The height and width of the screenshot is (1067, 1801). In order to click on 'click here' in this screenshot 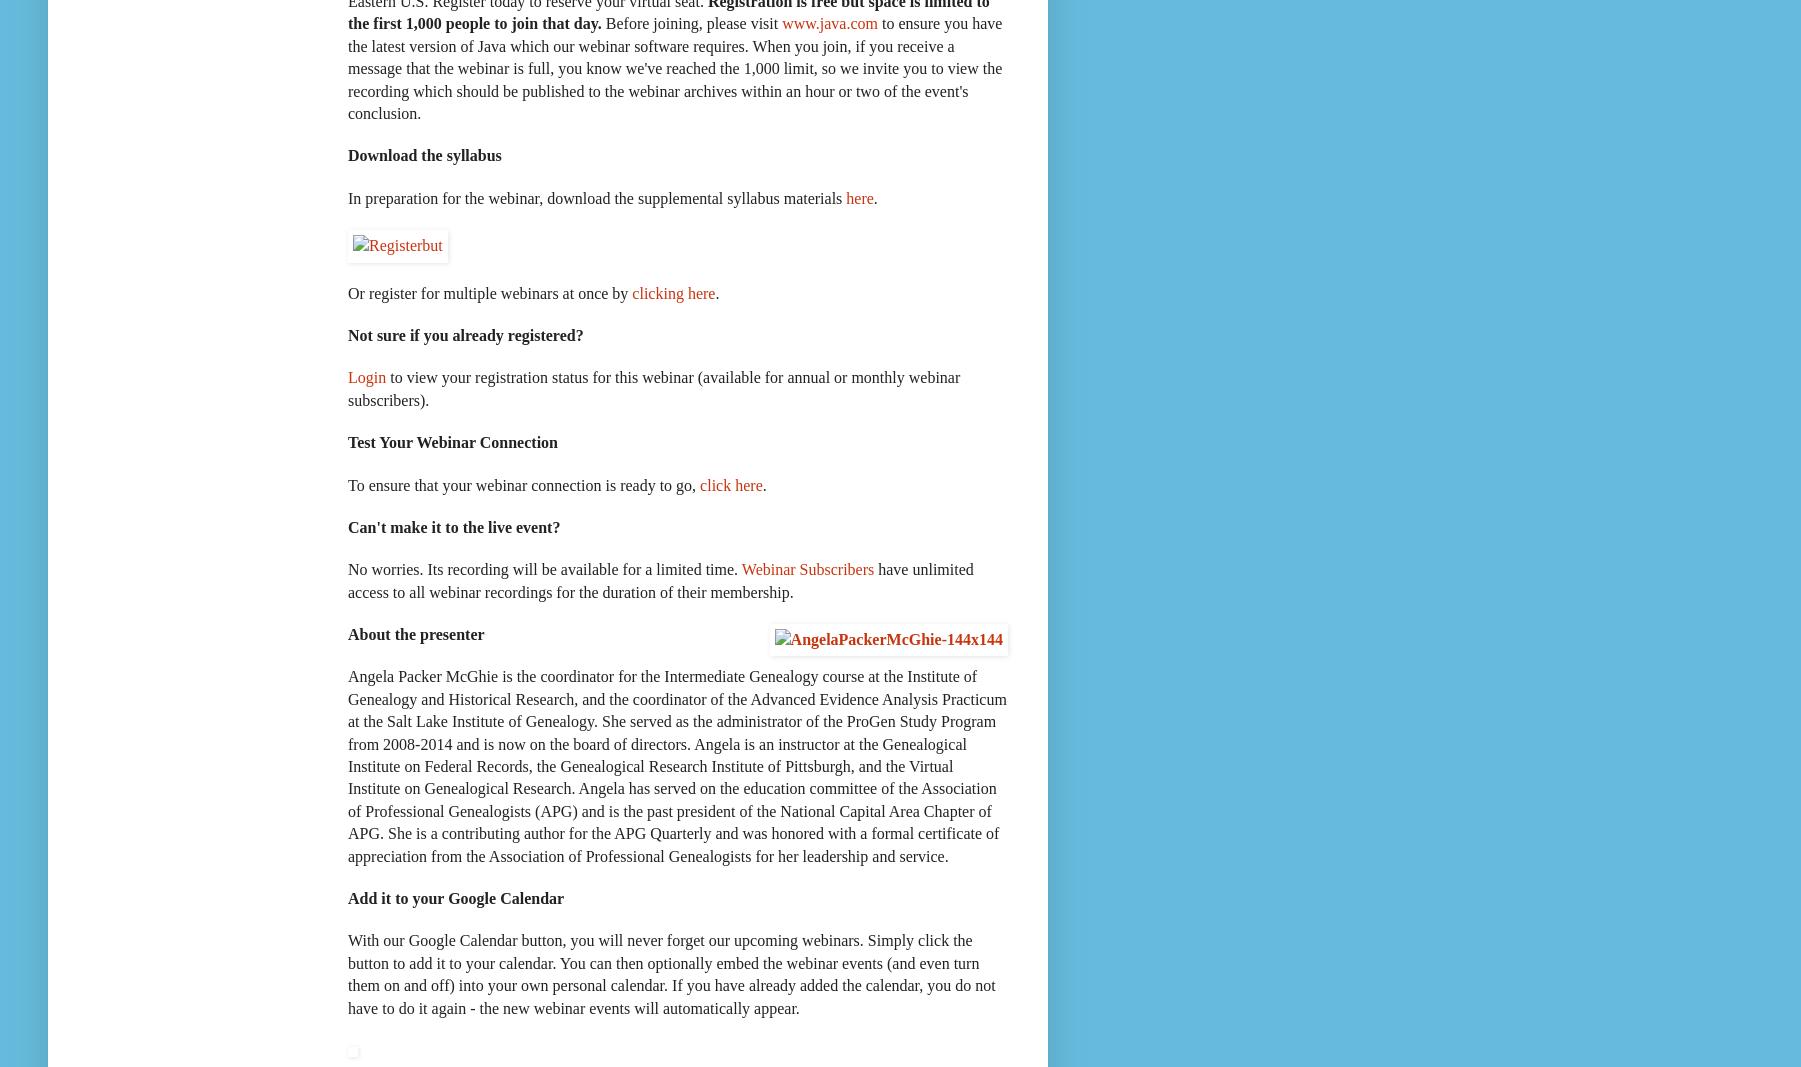, I will do `click(731, 483)`.